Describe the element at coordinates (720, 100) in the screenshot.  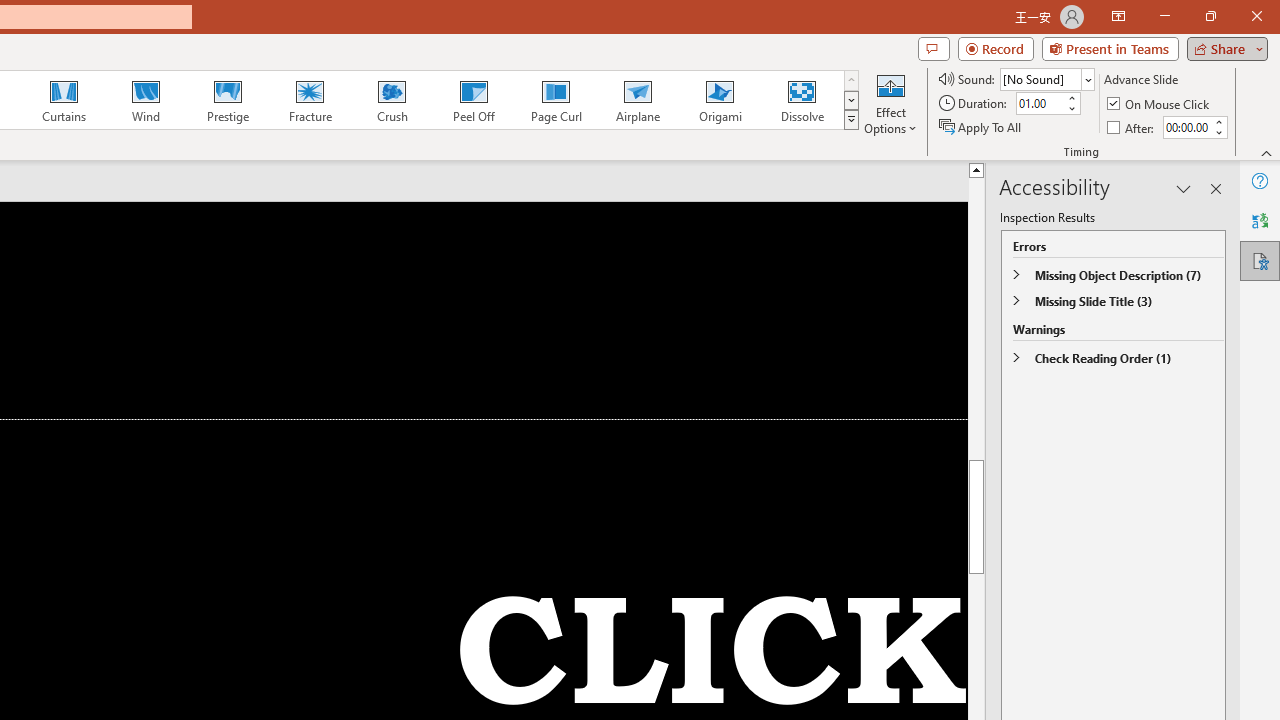
I see `'Origami'` at that location.